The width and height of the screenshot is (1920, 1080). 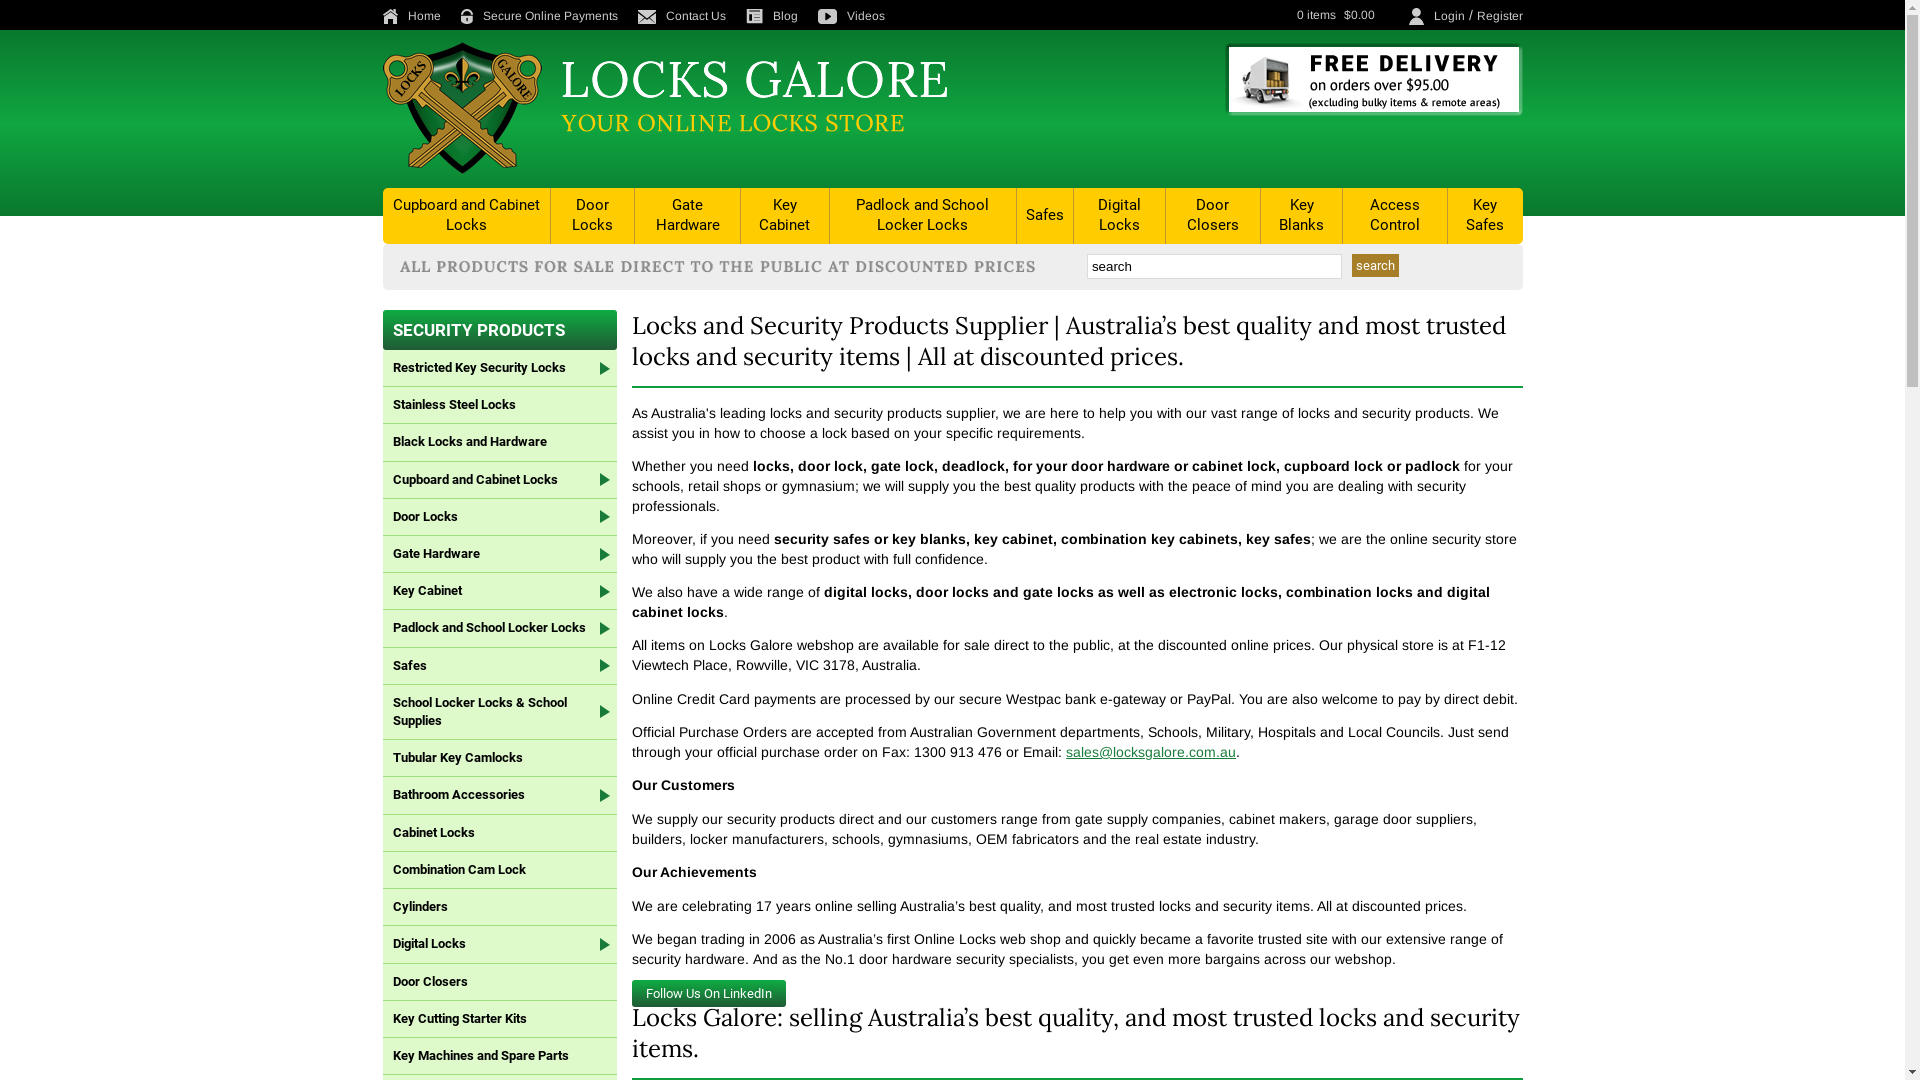 What do you see at coordinates (1301, 215) in the screenshot?
I see `'Key Blanks'` at bounding box center [1301, 215].